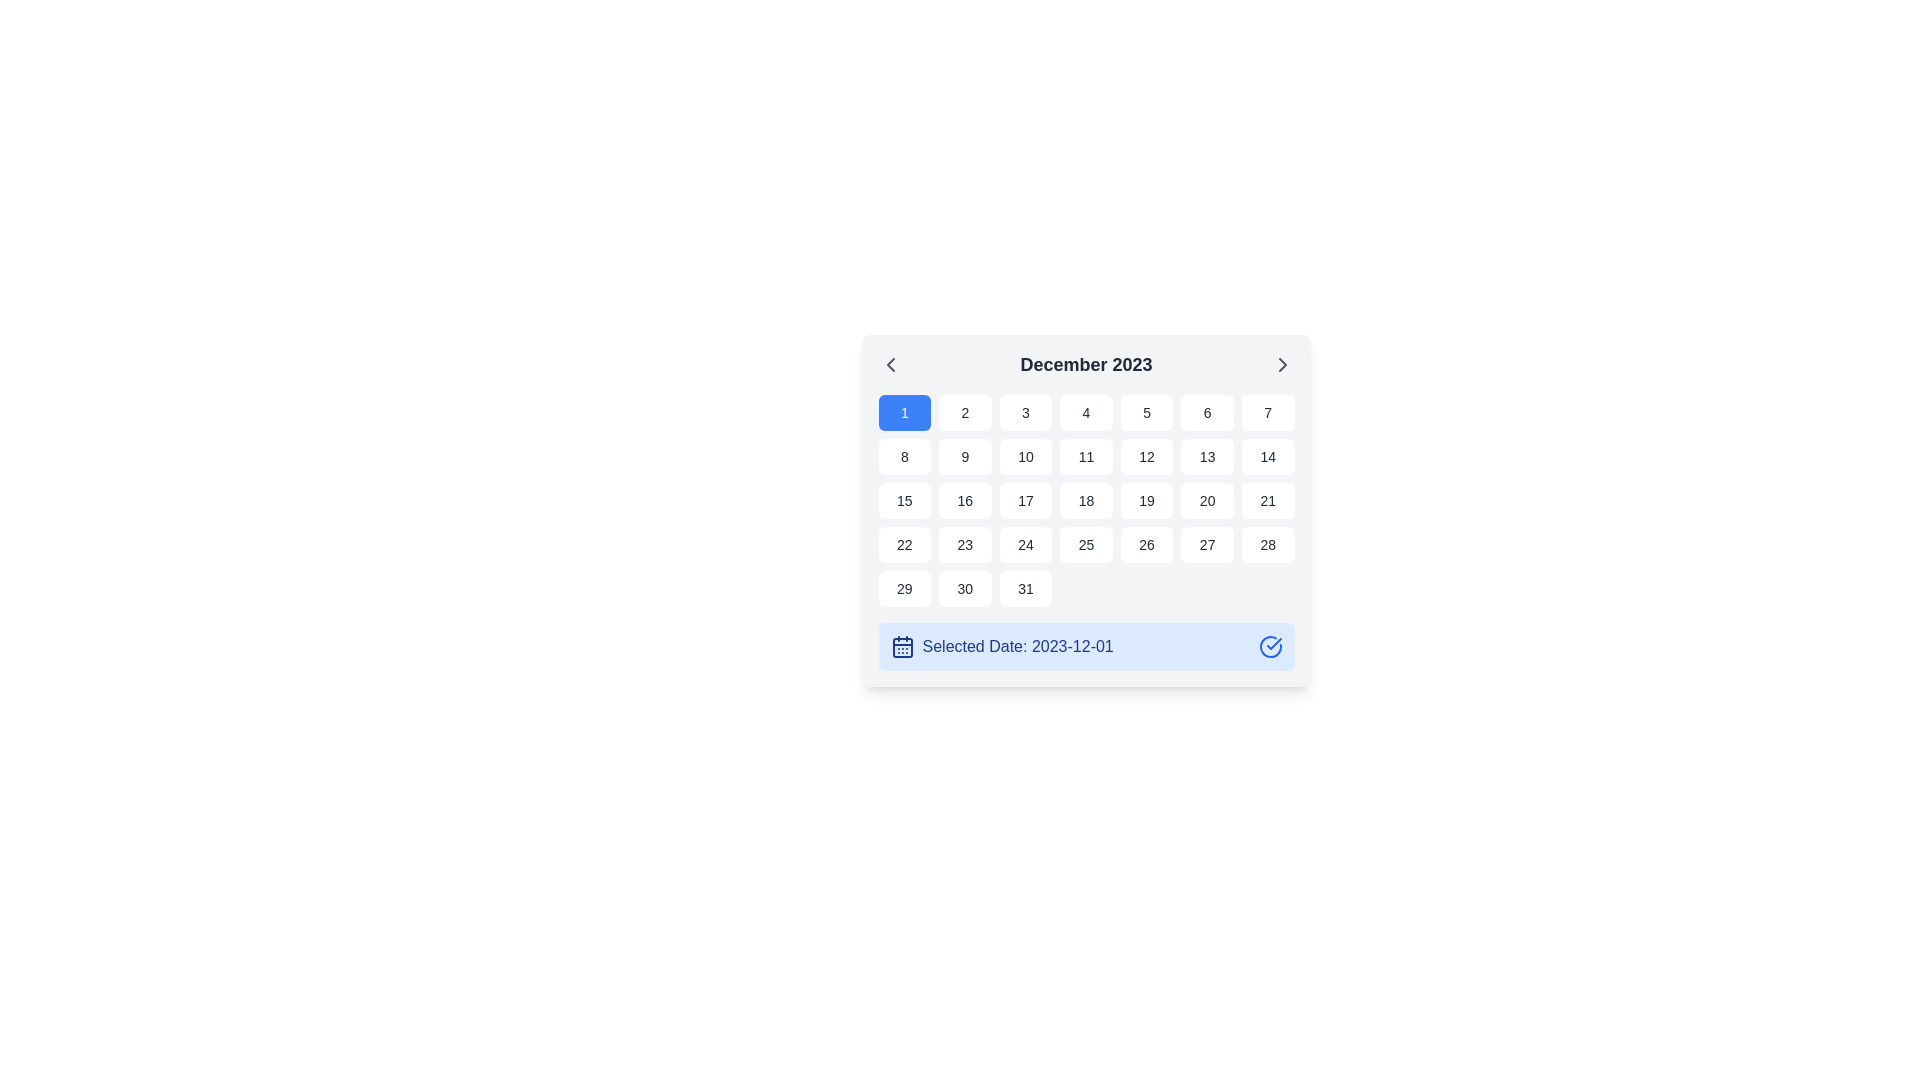 The height and width of the screenshot is (1080, 1920). Describe the element at coordinates (964, 588) in the screenshot. I see `the rectangular date button displaying '30' in bold dark gray text` at that location.